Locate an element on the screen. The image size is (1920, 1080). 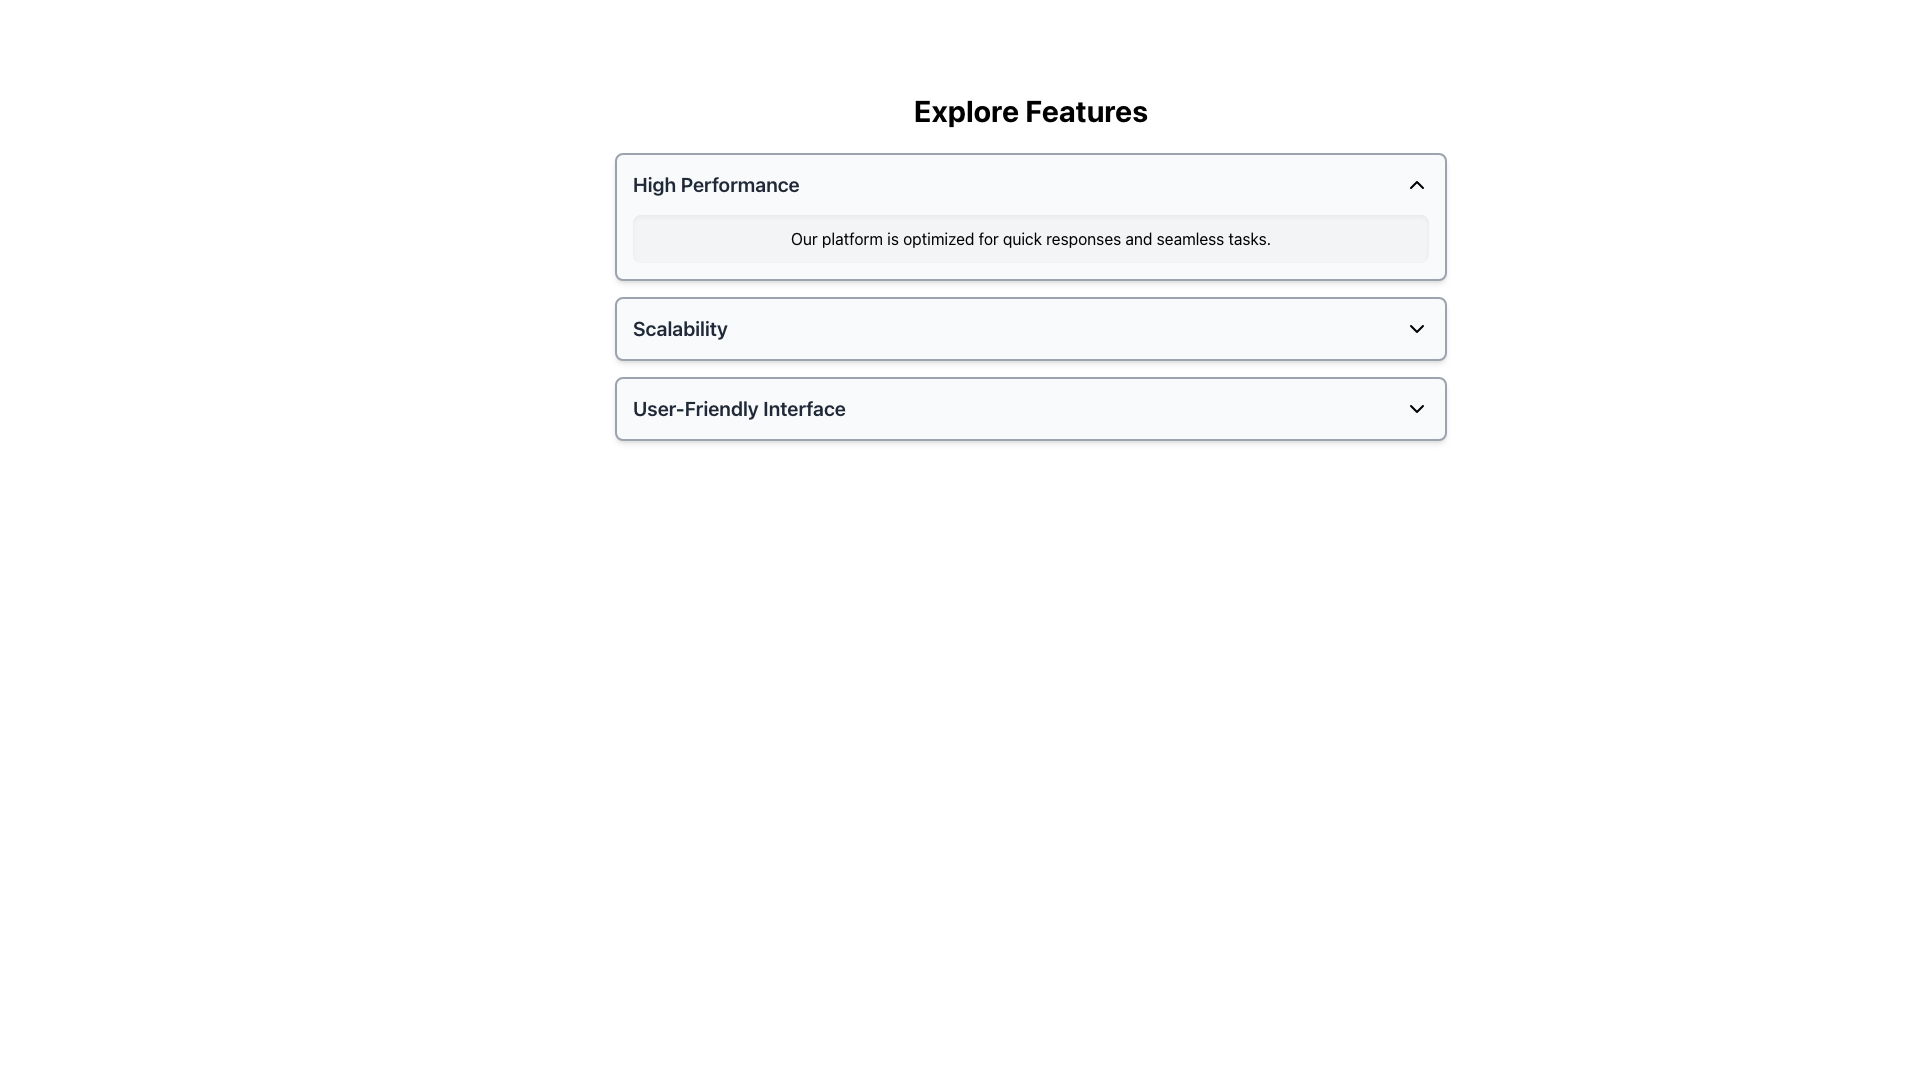
the 'Scalability' text label located in the second section under 'Explore Features', which is displayed in bold dark gray font, to interact with nearby regions is located at coordinates (680, 327).